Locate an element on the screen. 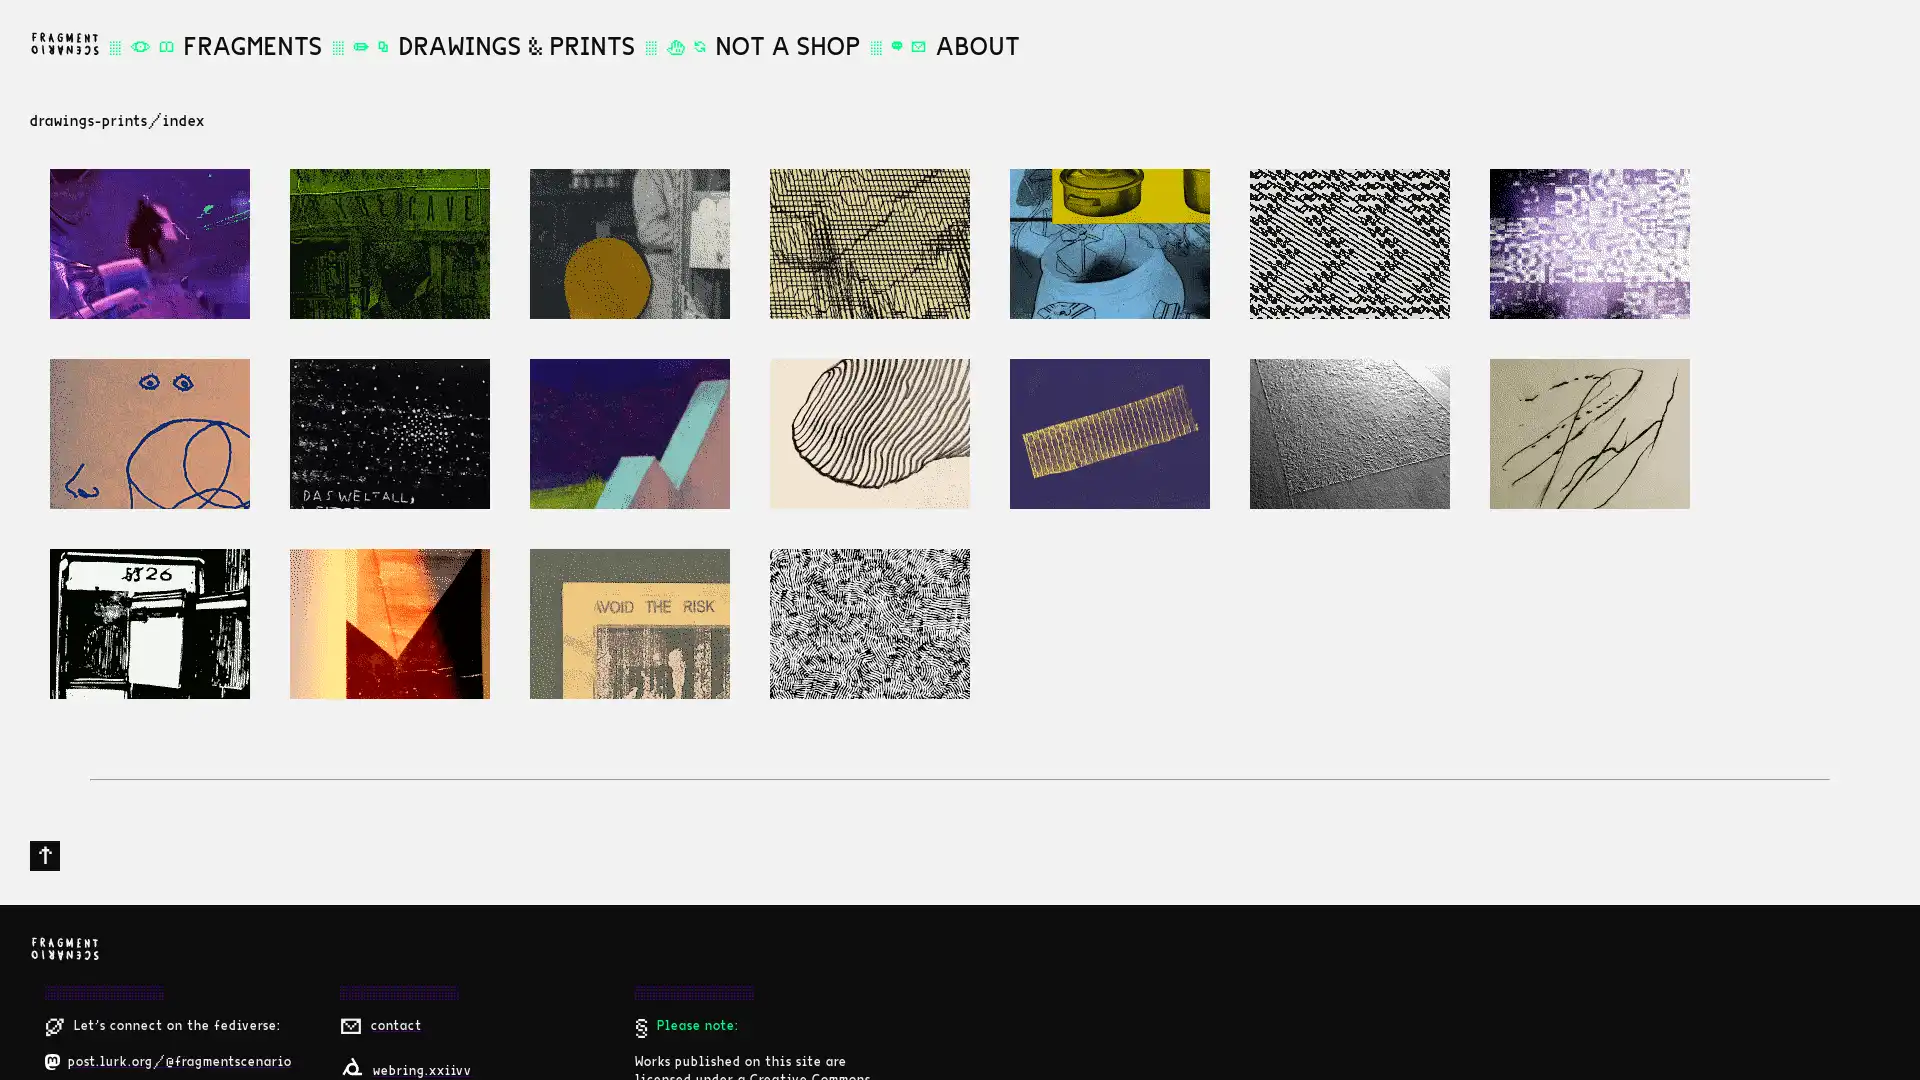 This screenshot has height=1080, width=1920. Top is located at coordinates (44, 855).